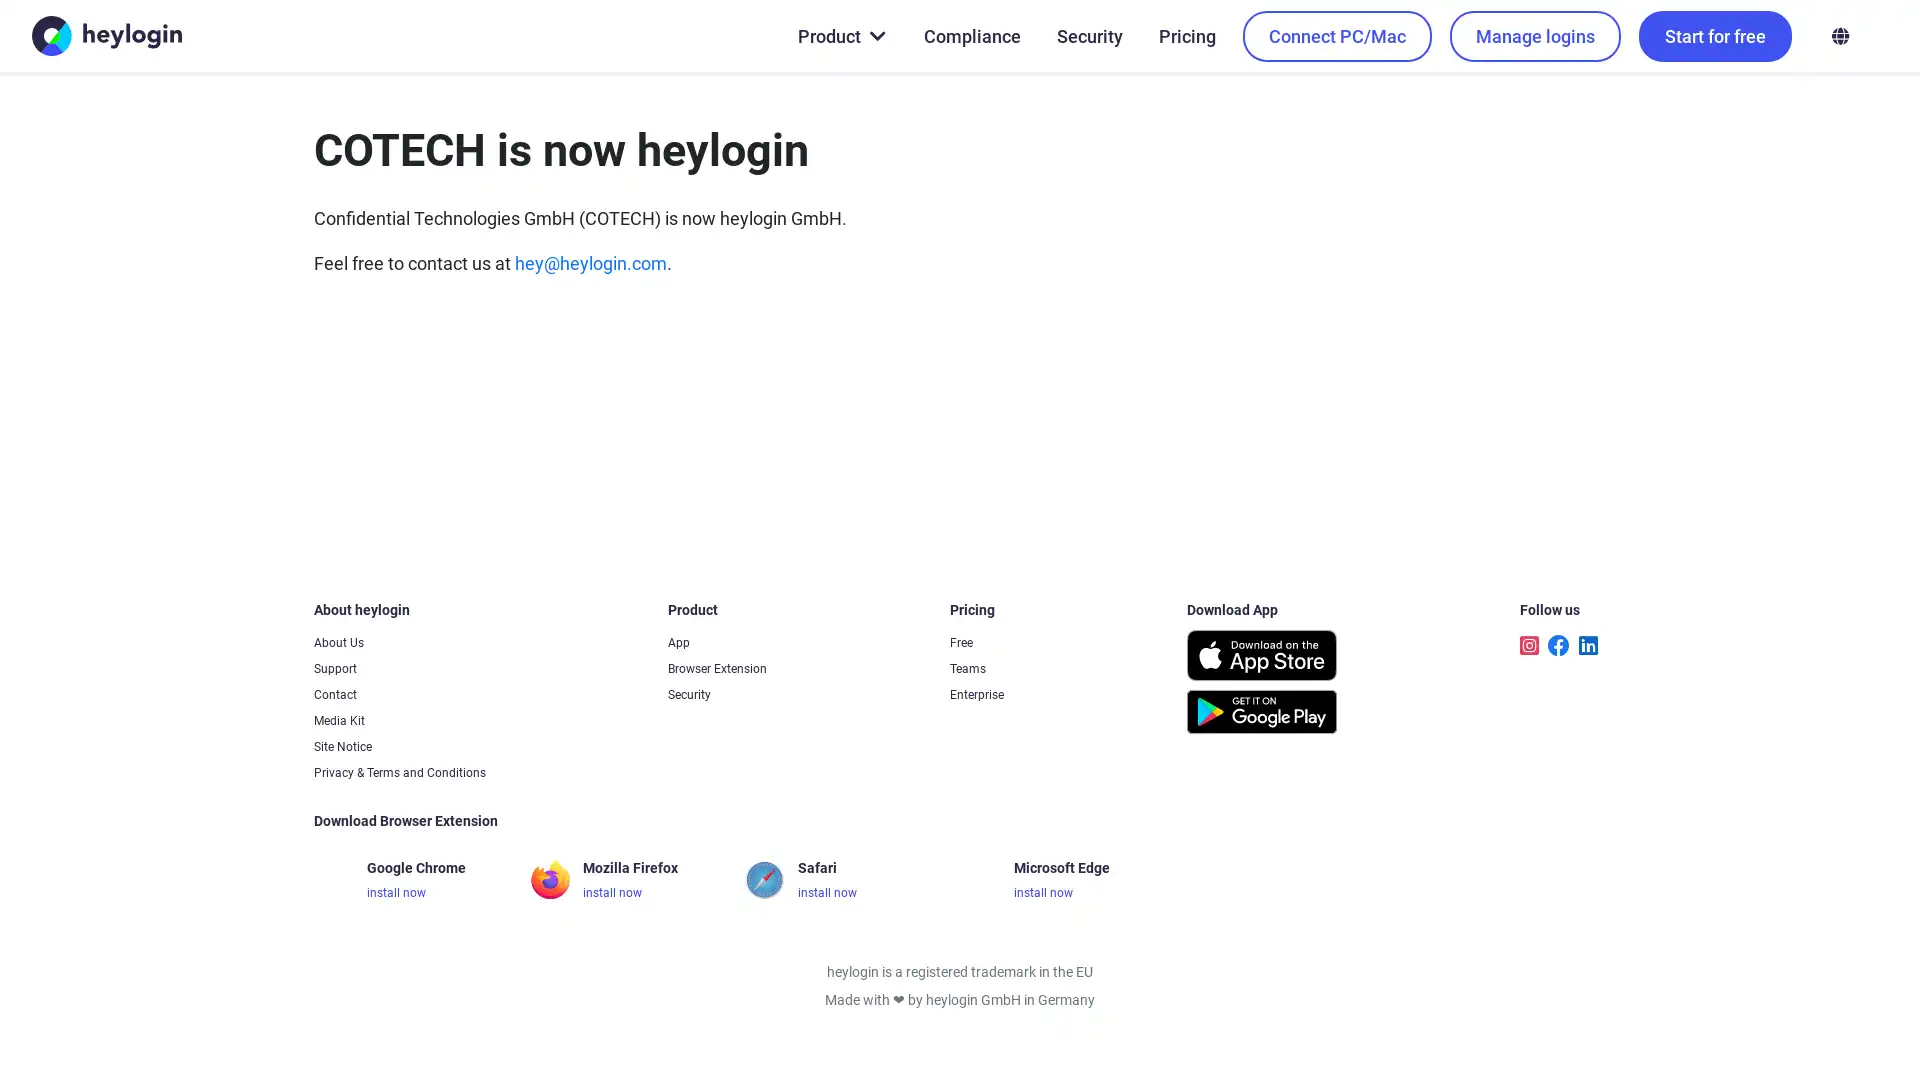 The height and width of the screenshot is (1080, 1920). I want to click on Language Switcher, so click(1839, 35).